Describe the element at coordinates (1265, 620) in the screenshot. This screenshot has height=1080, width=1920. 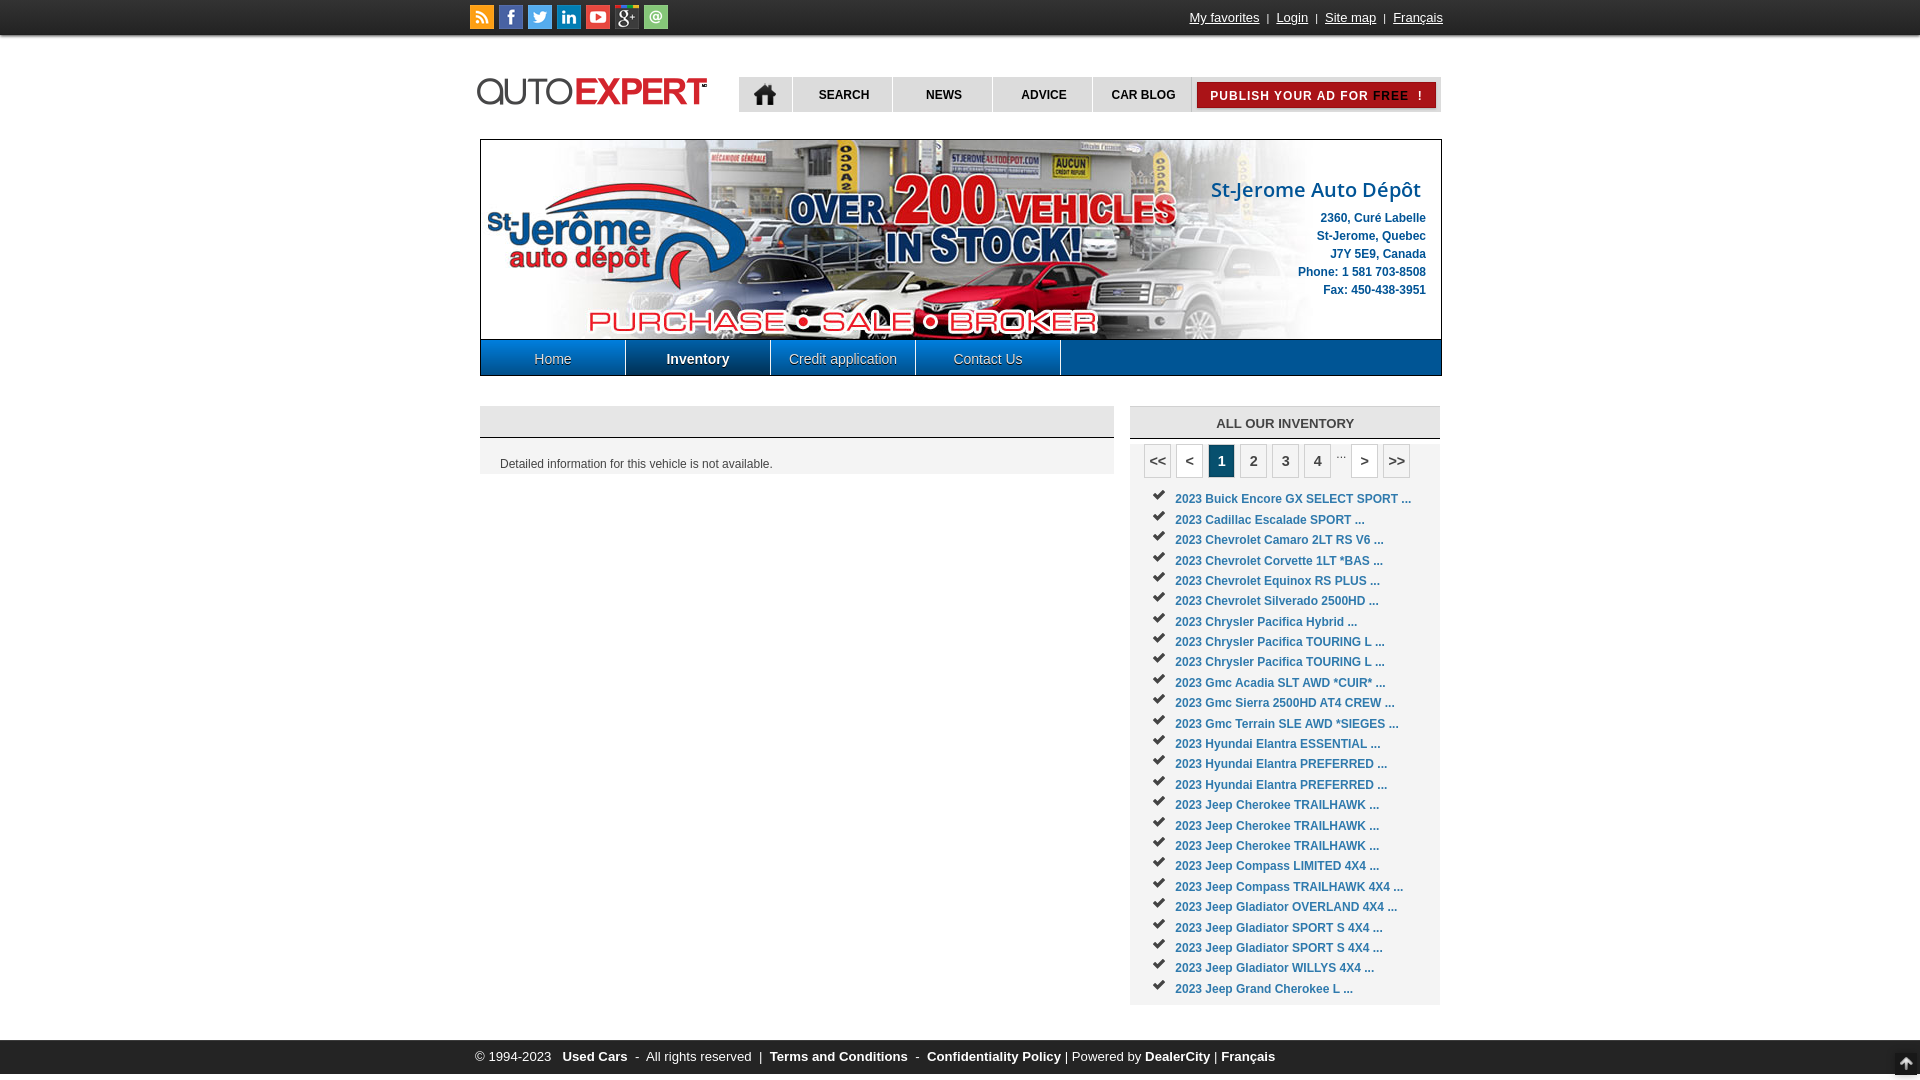
I see `'2023 Chrysler Pacifica Hybrid ...'` at that location.